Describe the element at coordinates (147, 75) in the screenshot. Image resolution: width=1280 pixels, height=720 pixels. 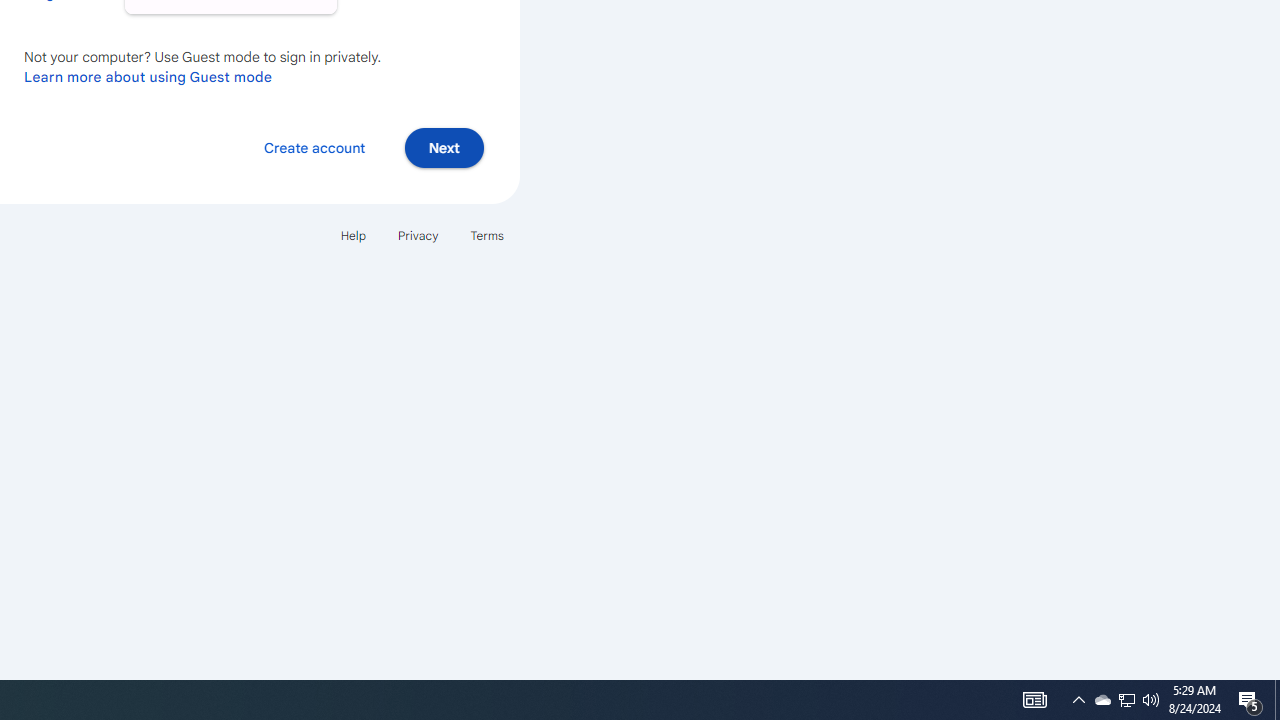
I see `'Learn more about using Guest mode'` at that location.